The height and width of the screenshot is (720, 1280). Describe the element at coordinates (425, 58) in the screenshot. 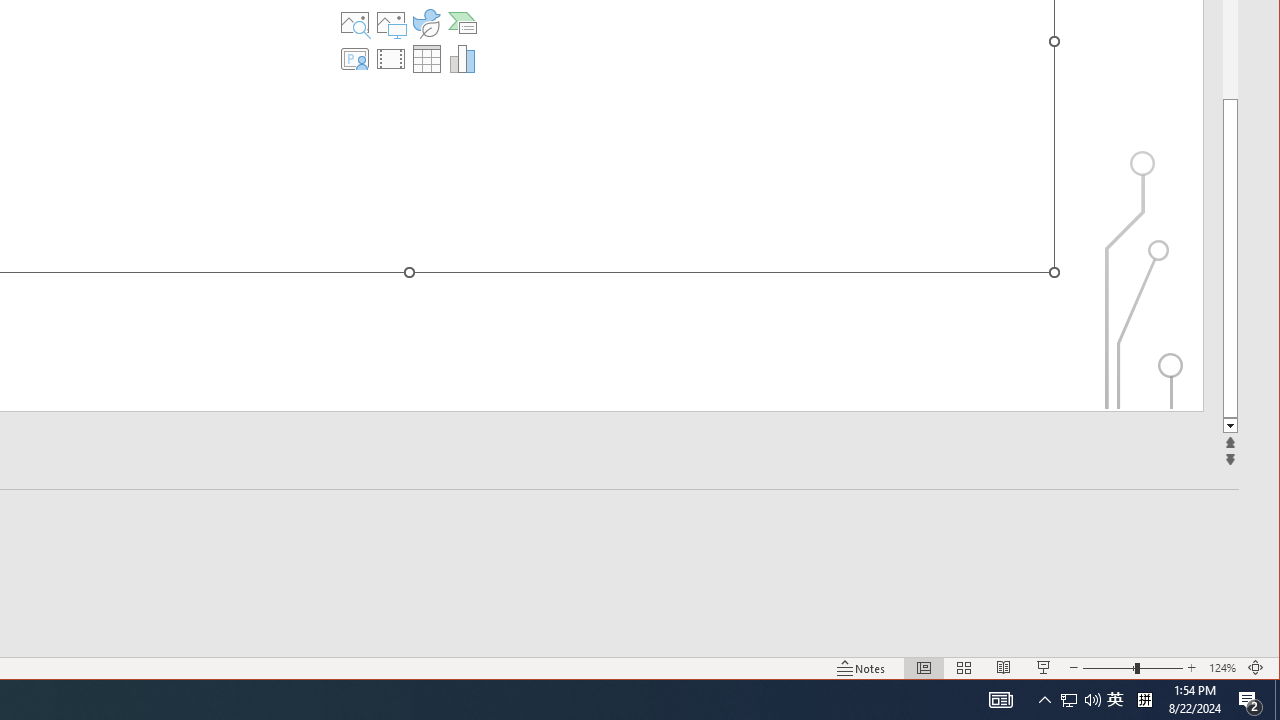

I see `'Insert Table'` at that location.